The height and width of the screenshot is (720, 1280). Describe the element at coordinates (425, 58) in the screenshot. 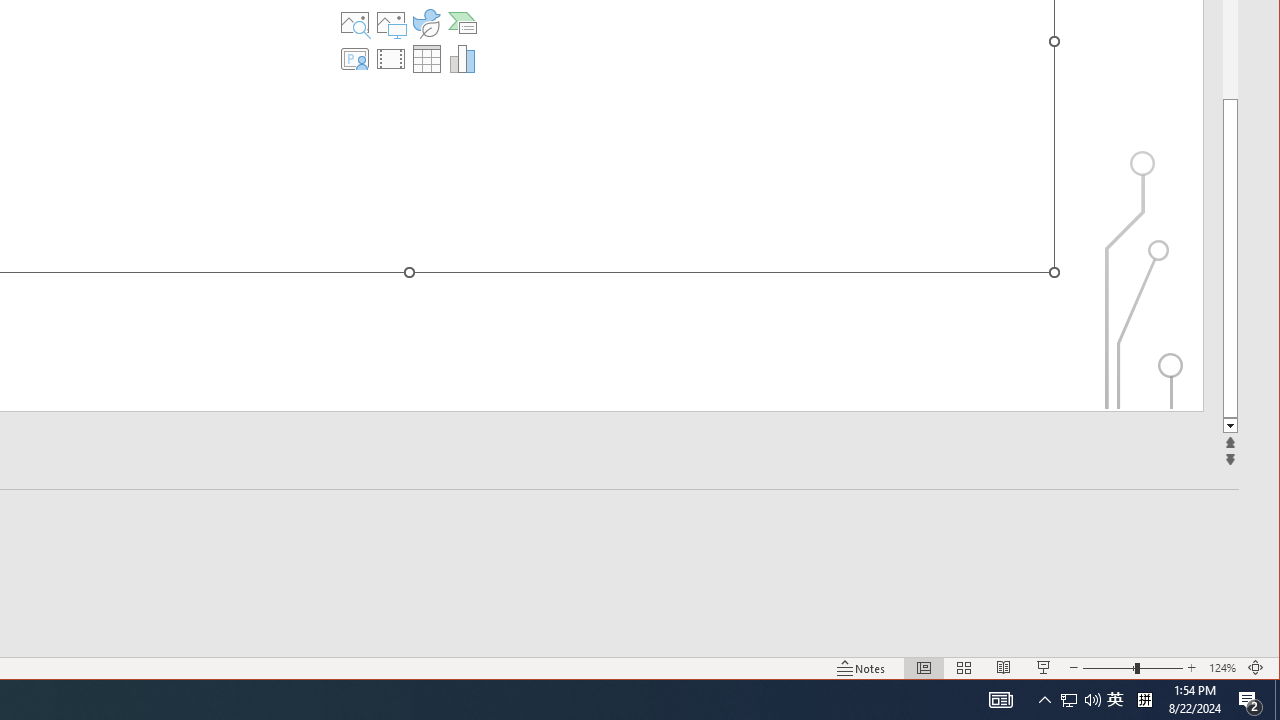

I see `'Insert Table'` at that location.